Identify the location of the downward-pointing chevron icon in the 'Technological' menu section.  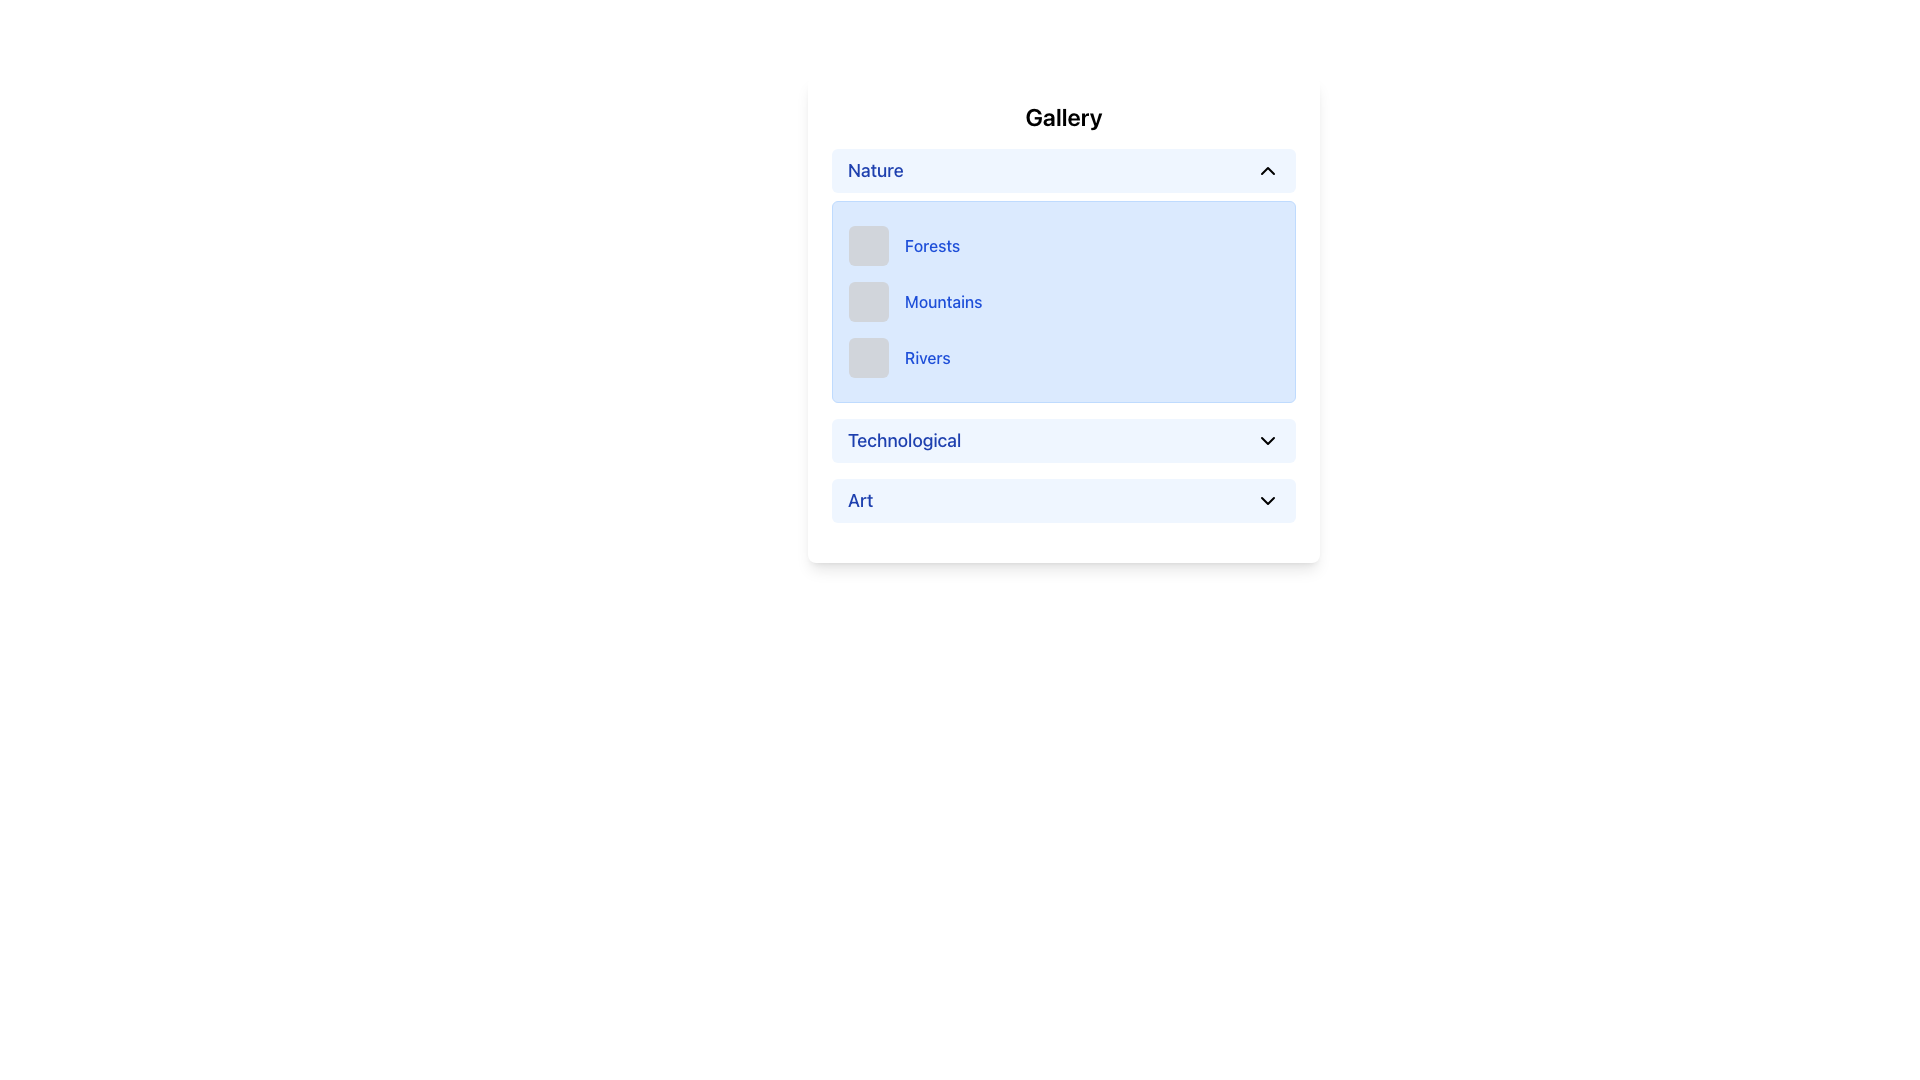
(1266, 439).